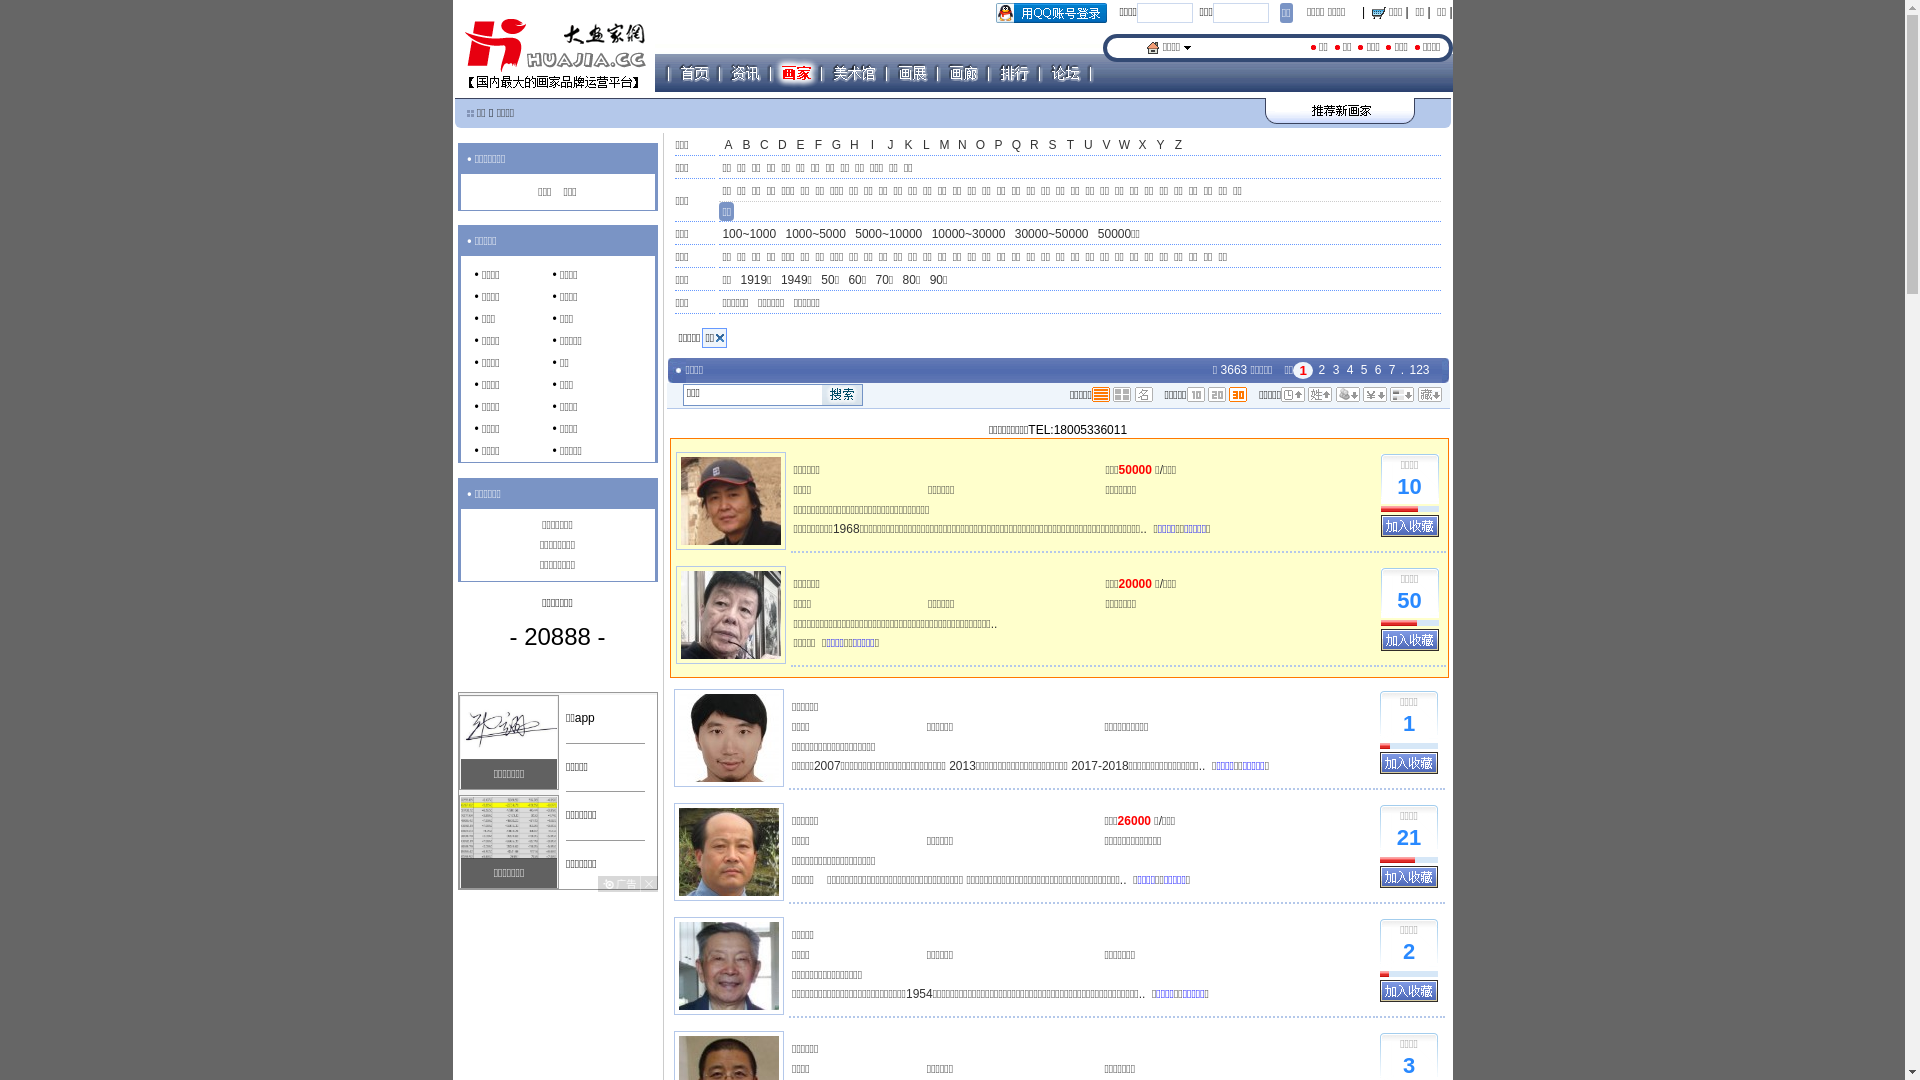 The height and width of the screenshot is (1080, 1920). I want to click on 'G', so click(835, 145).